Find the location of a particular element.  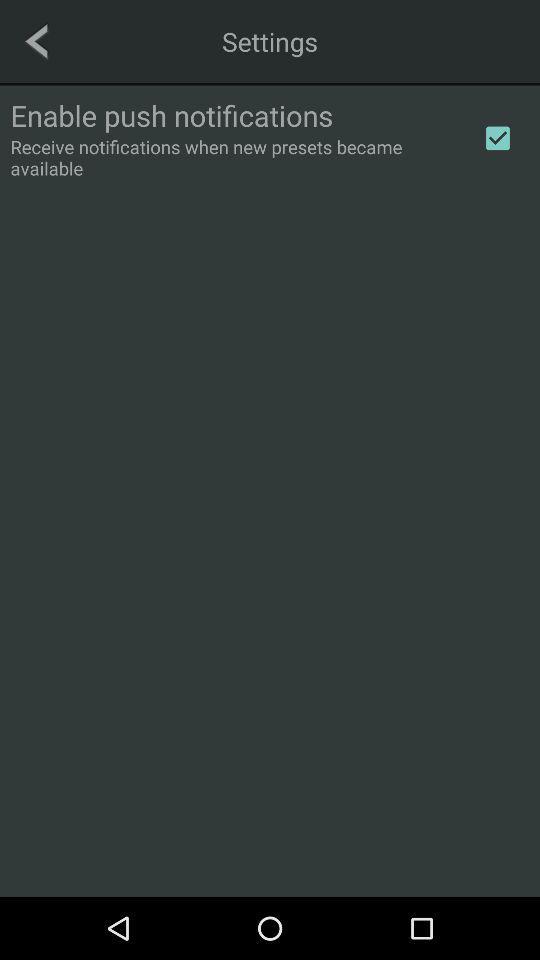

the item to the left of settings item is located at coordinates (36, 40).